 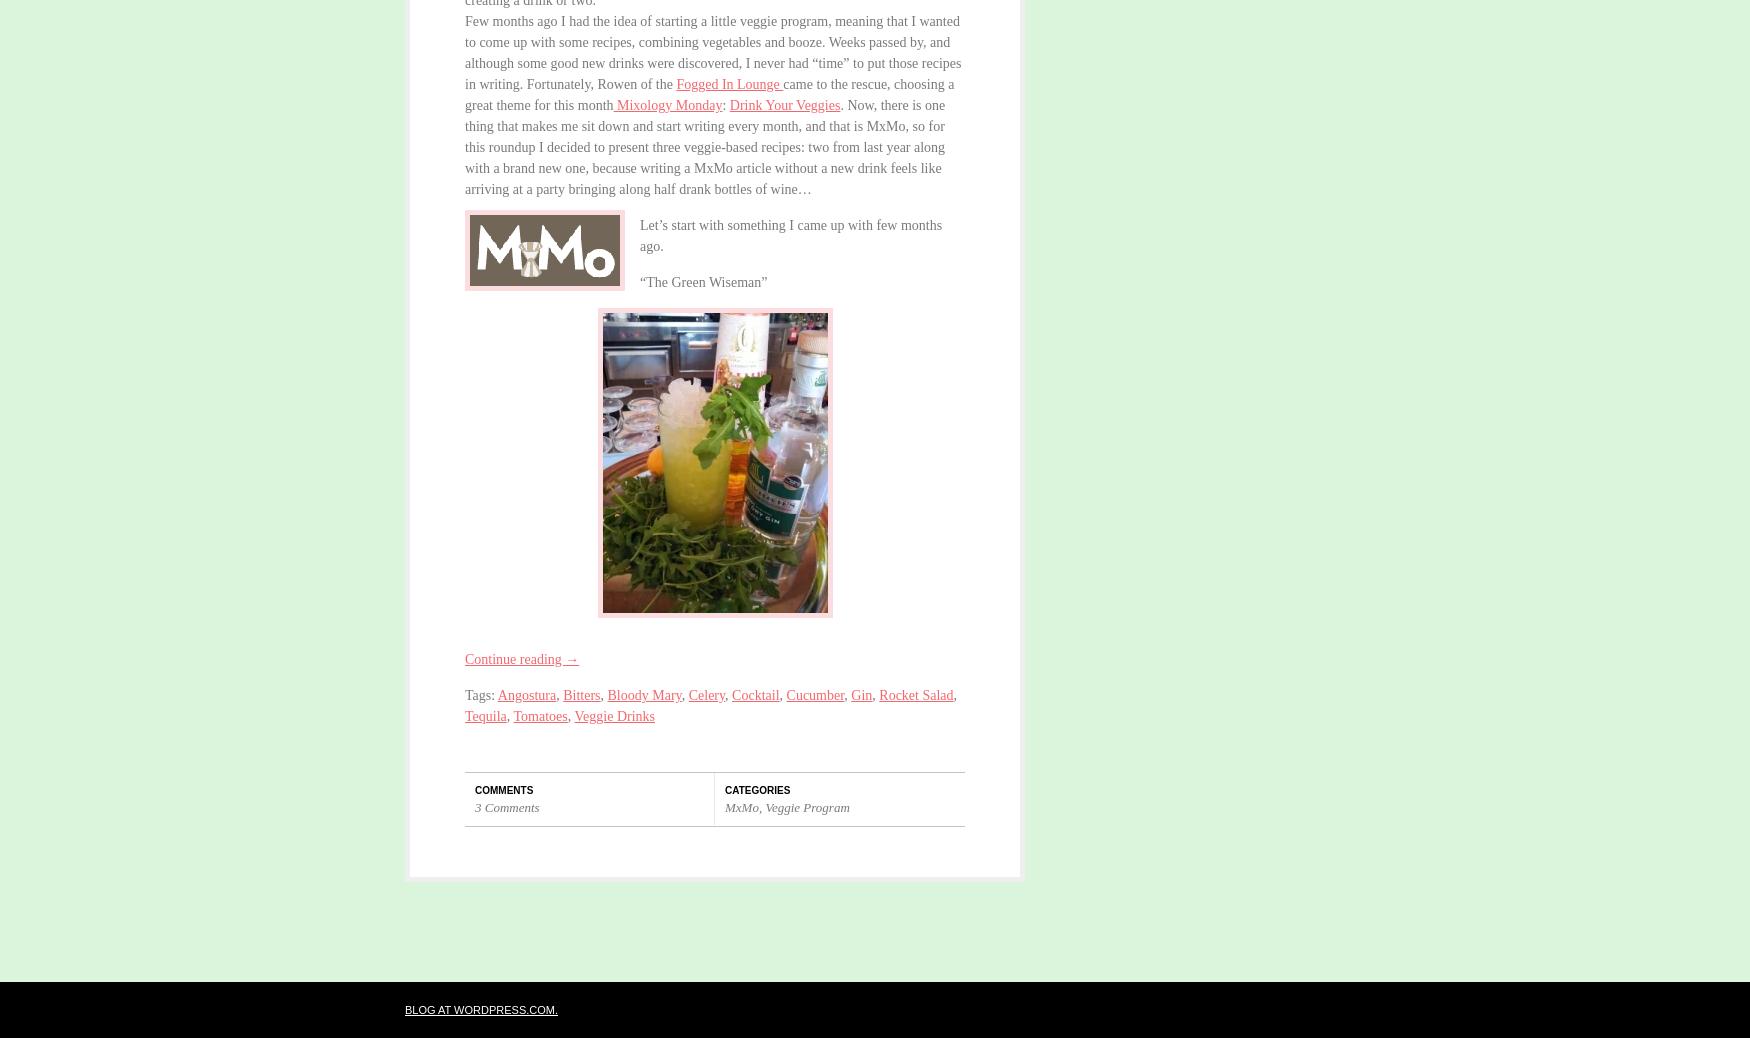 I want to click on ':', so click(x=725, y=104).